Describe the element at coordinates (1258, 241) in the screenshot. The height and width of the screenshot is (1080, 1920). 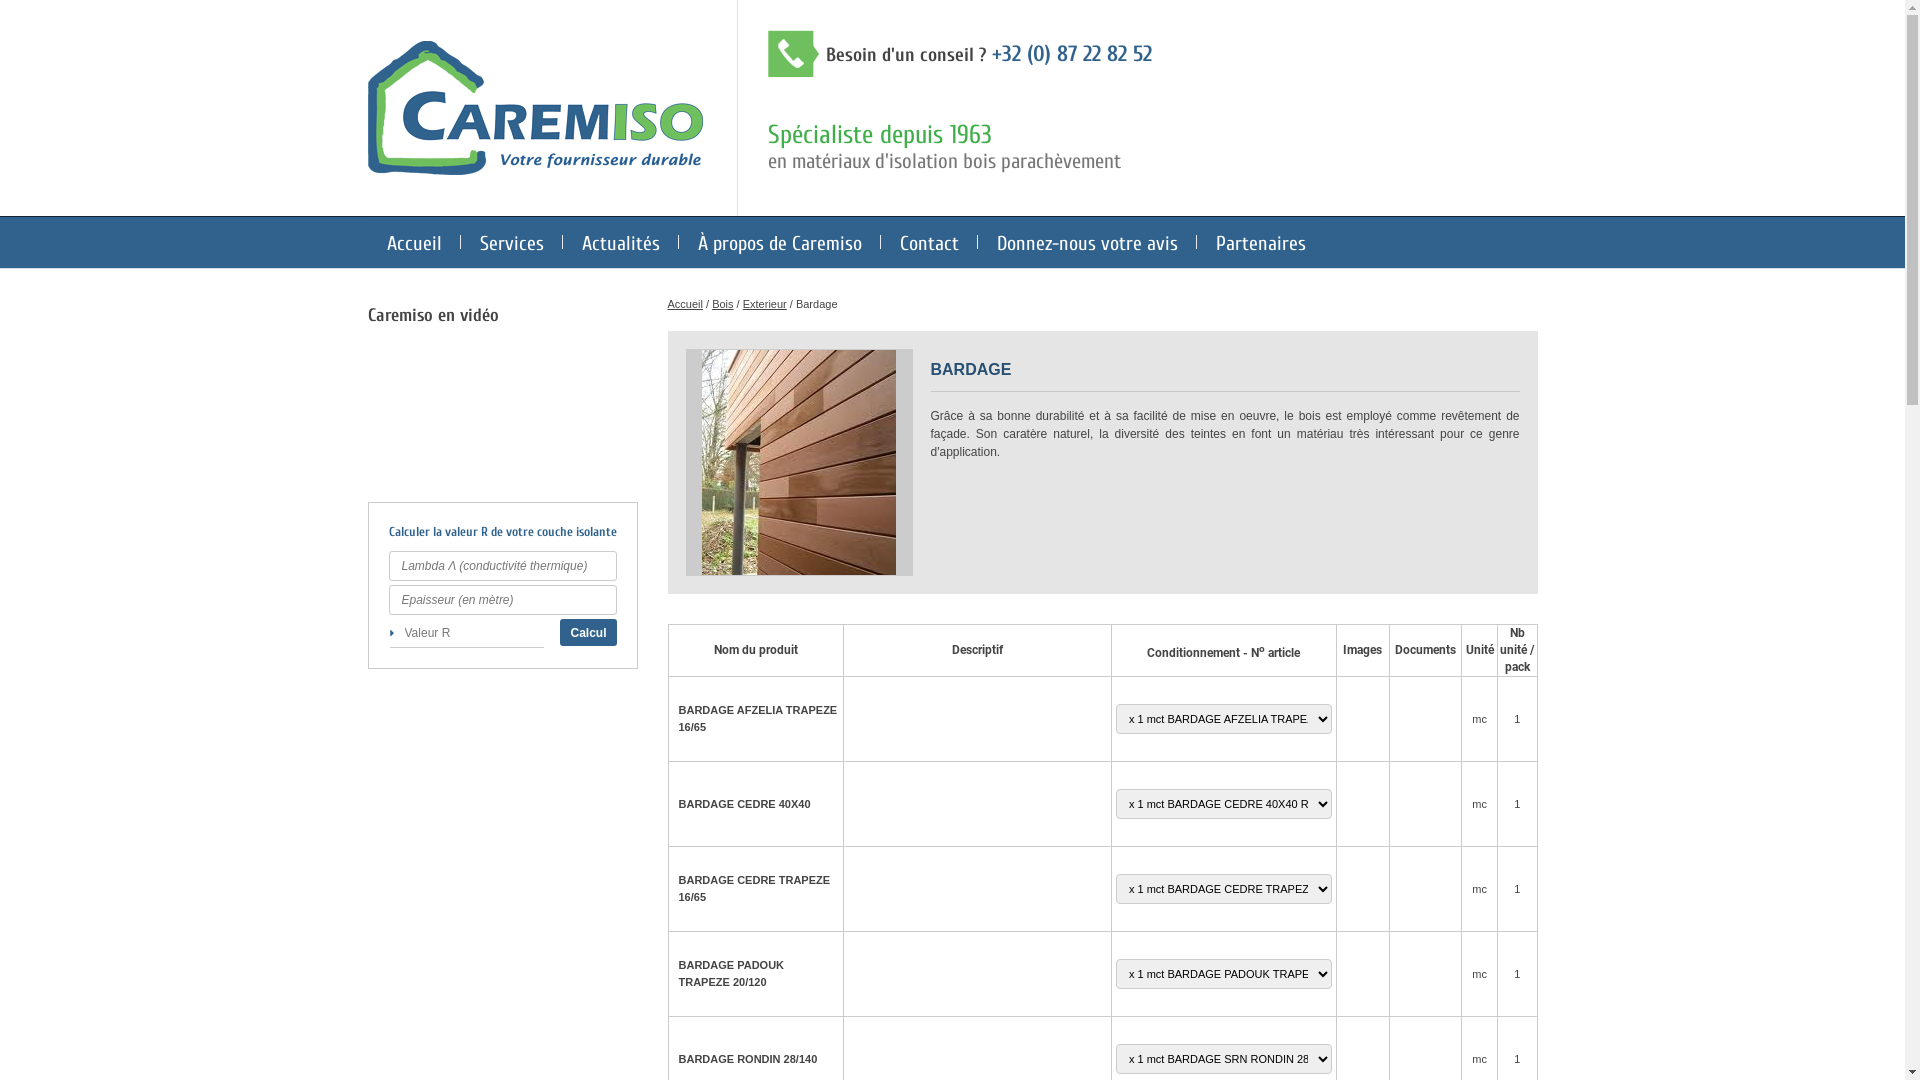
I see `'Partenaires'` at that location.